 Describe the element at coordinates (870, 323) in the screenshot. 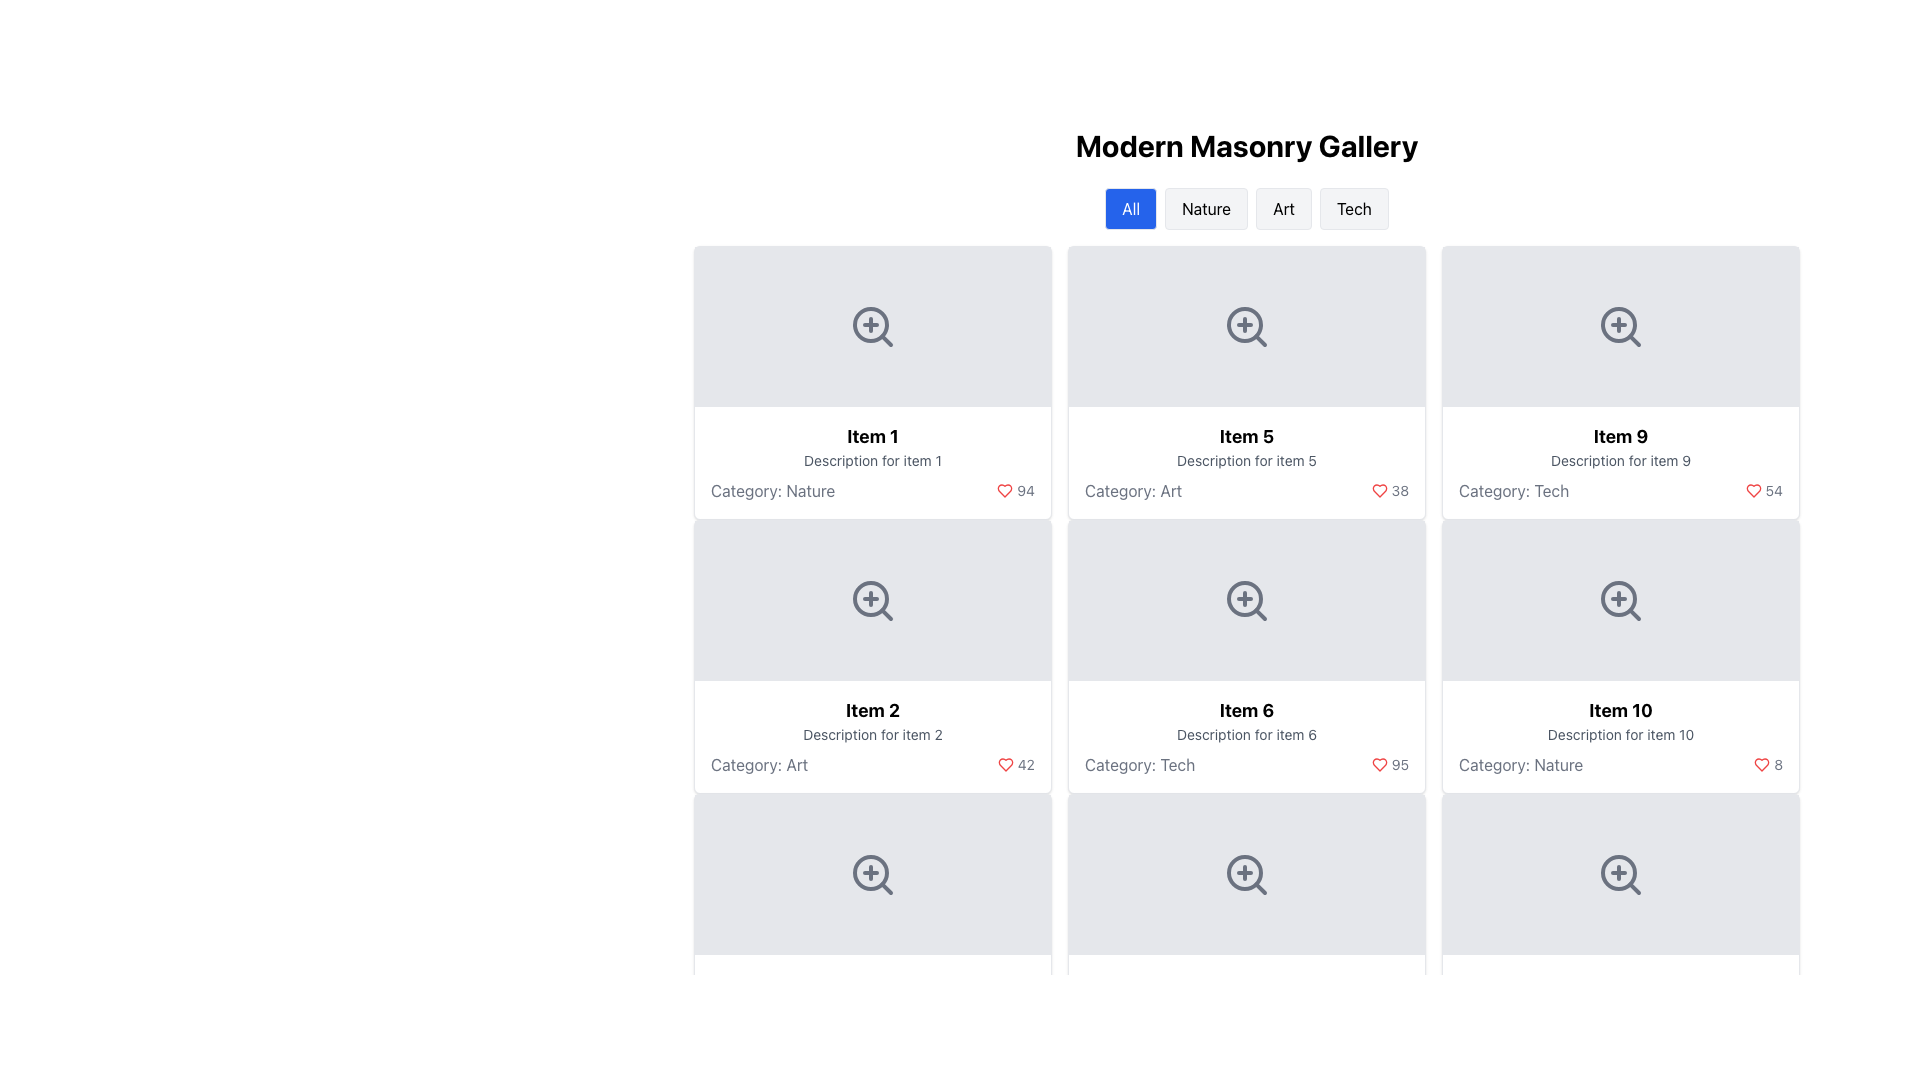

I see `the Iconographic SVG component of type 'circle' that symbolizes the zoom-in functionality, located above the label 'Item 1' in the first column` at that location.